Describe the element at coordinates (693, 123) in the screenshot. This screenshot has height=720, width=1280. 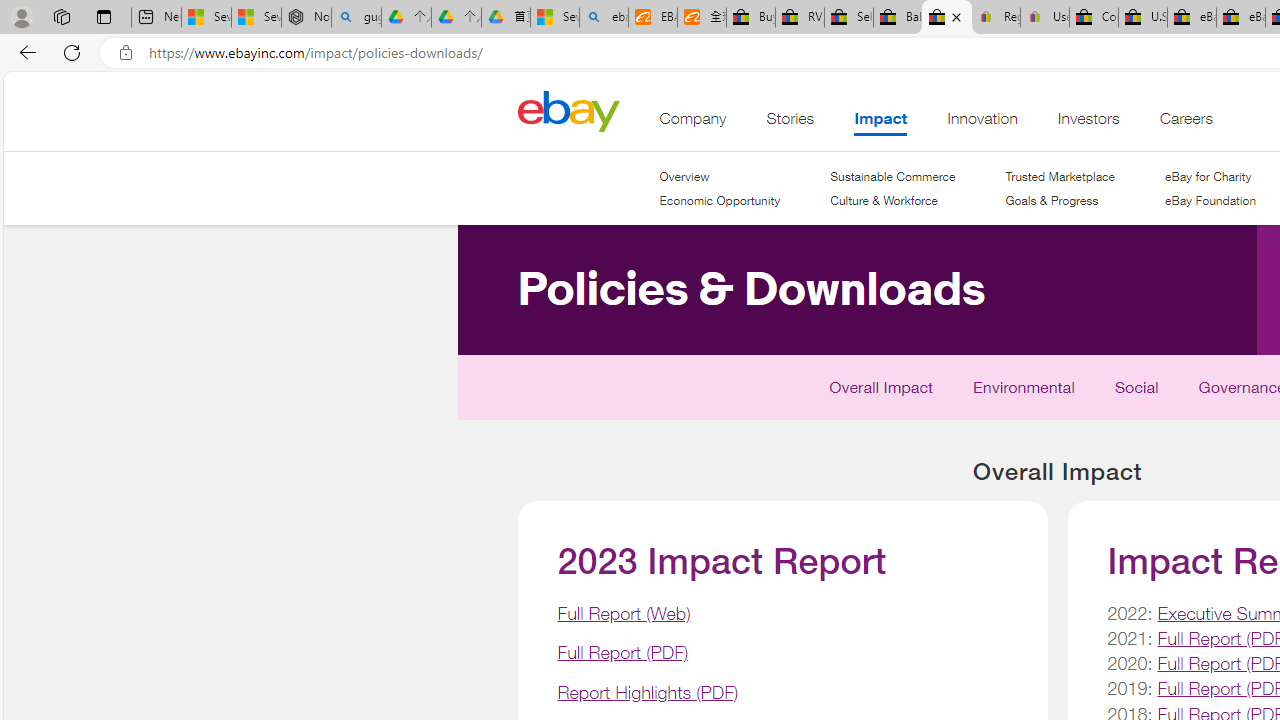
I see `'Company'` at that location.